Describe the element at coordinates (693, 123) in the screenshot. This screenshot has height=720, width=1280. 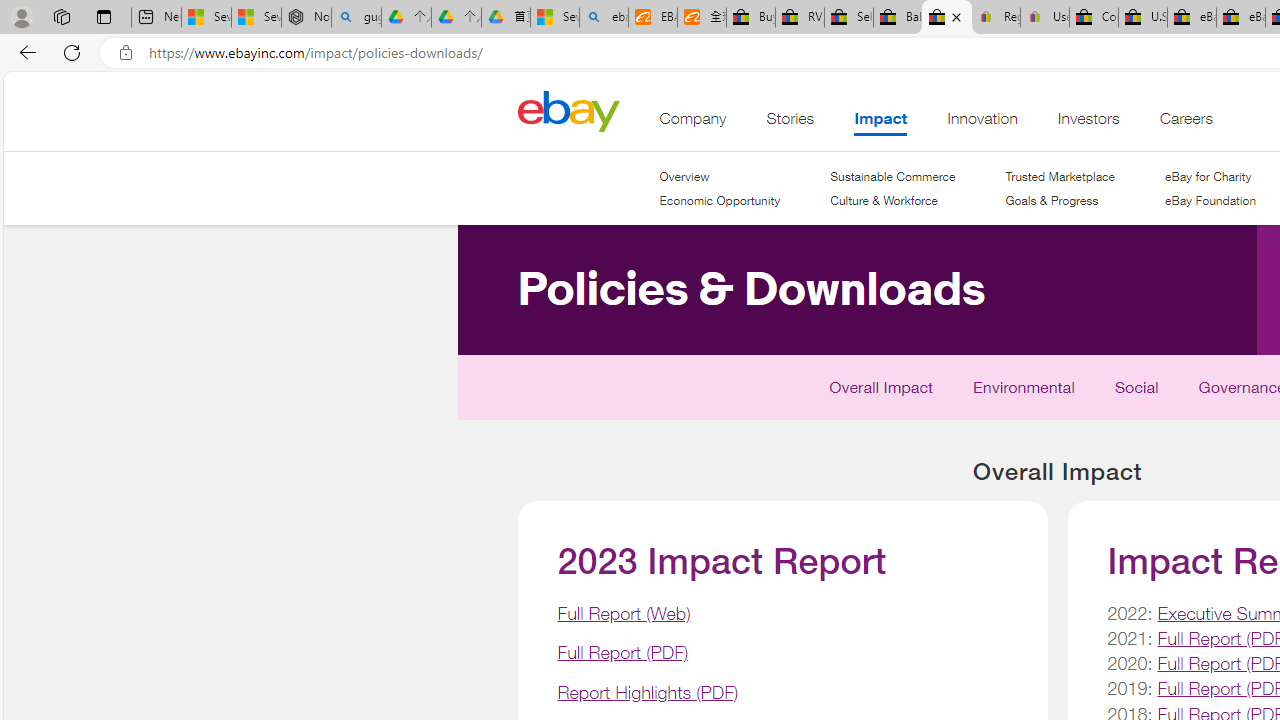
I see `'Company'` at that location.